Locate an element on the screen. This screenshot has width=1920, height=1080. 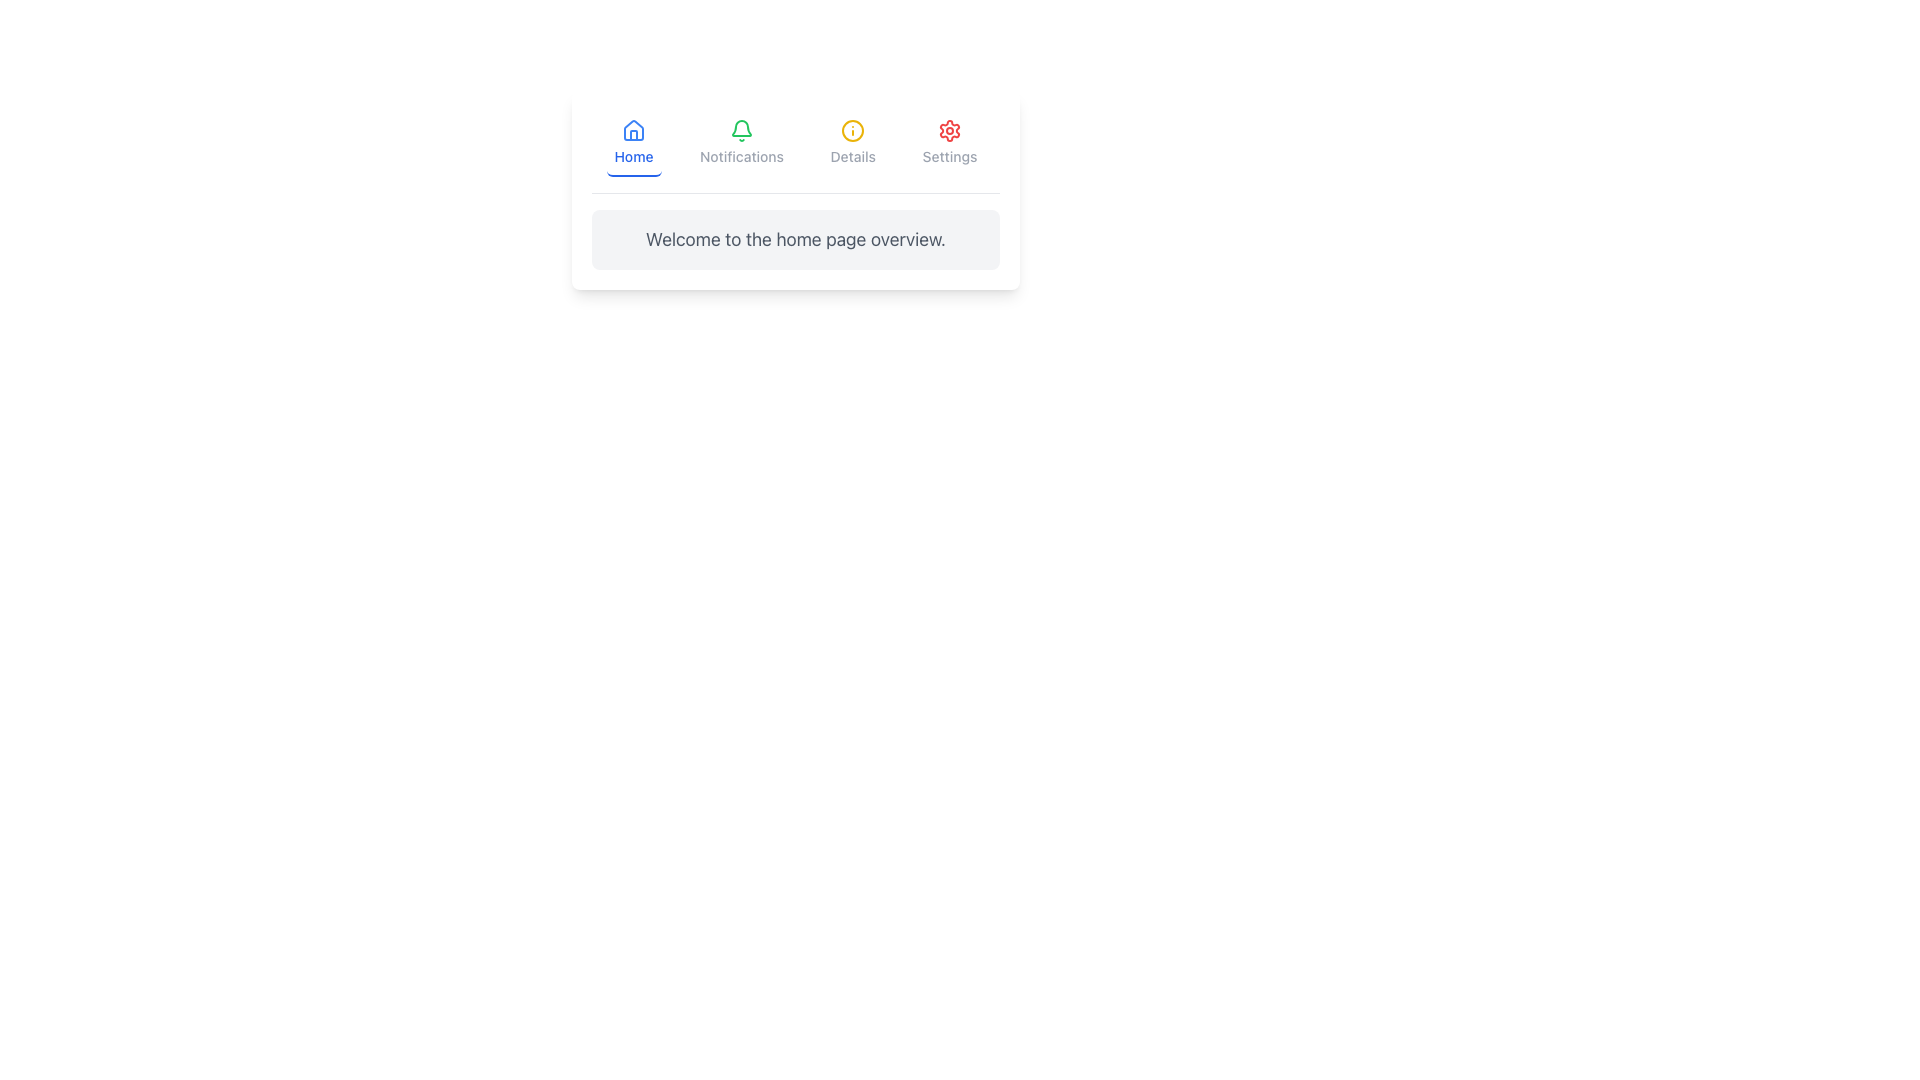
the 'Home' navigation button, which is the first button in a group of four navigation items at the top center of the interface is located at coordinates (632, 142).